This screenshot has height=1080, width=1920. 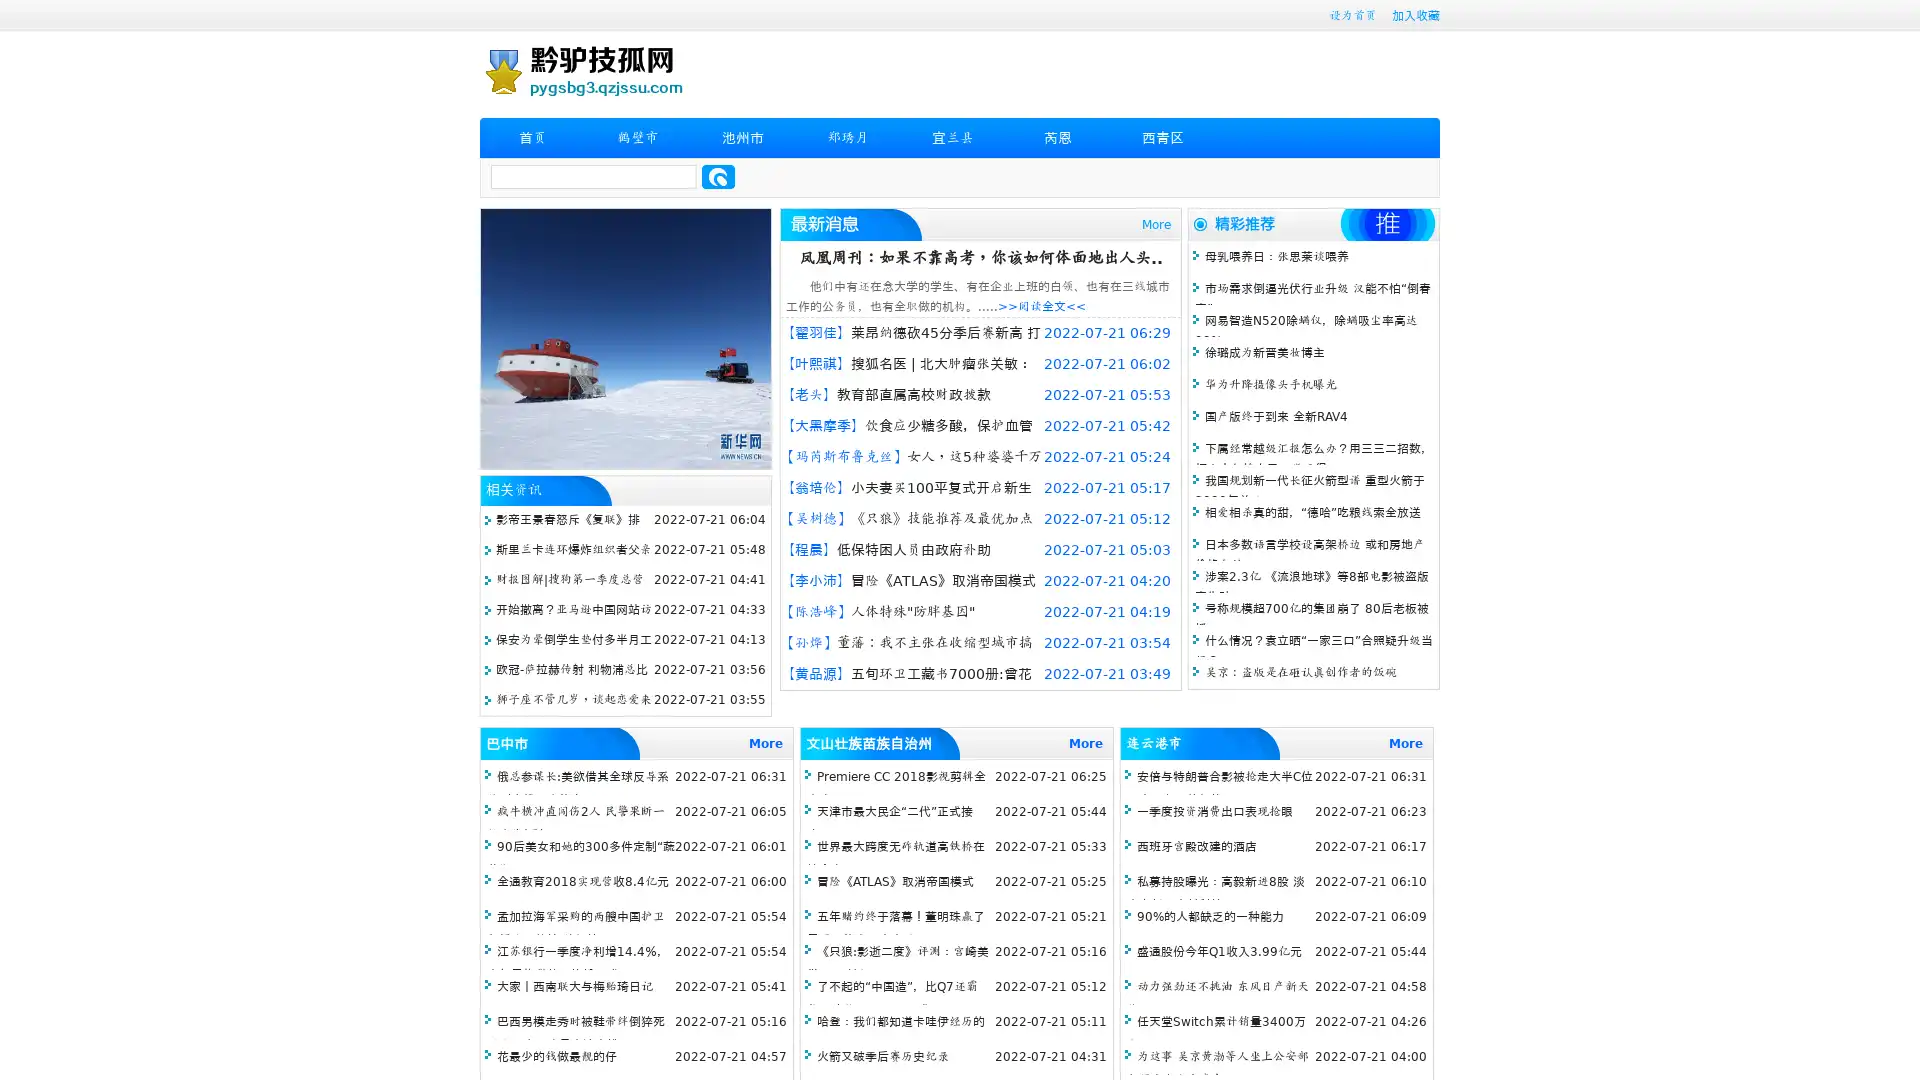 What do you see at coordinates (718, 176) in the screenshot?
I see `Search` at bounding box center [718, 176].